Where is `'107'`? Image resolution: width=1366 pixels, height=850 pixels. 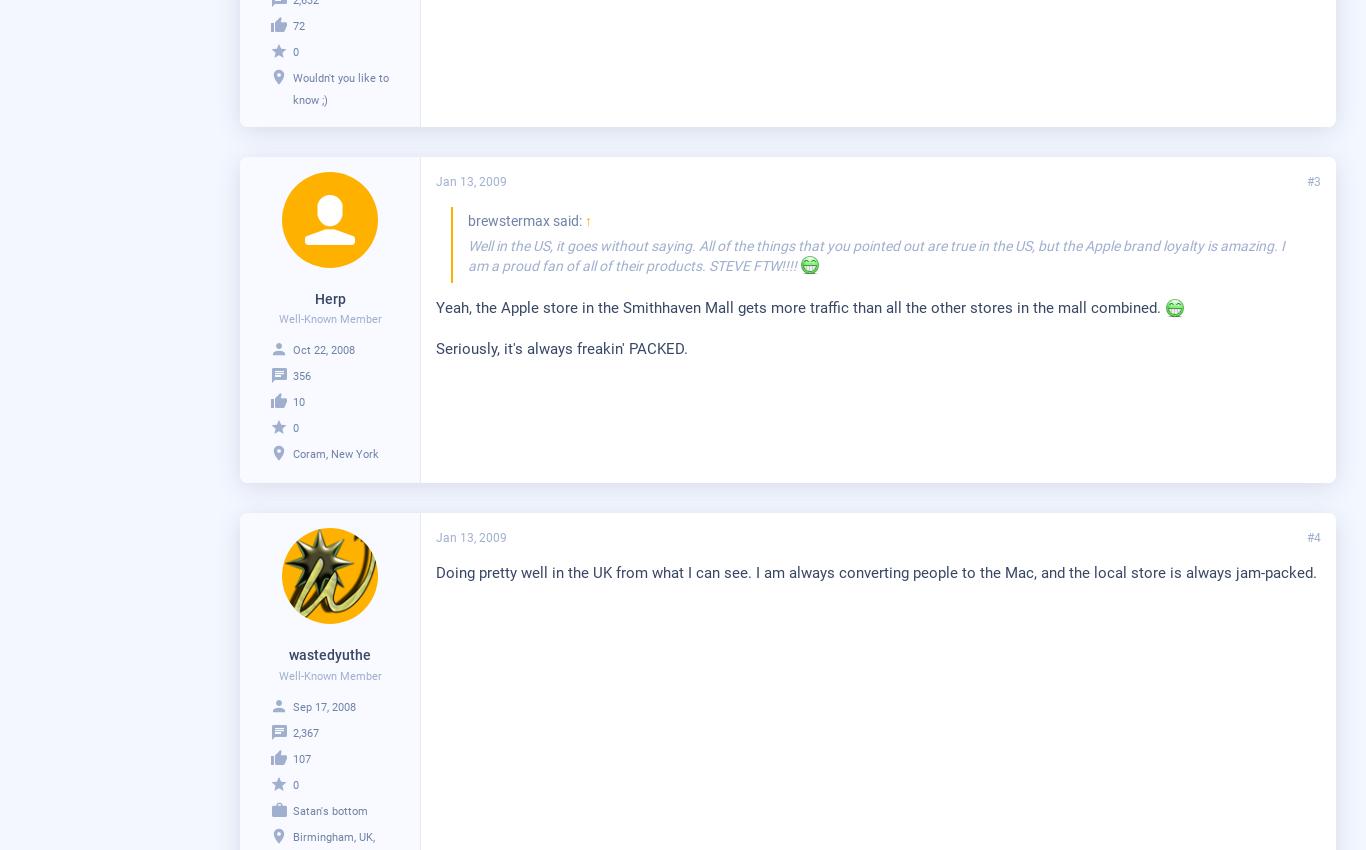
'107' is located at coordinates (302, 758).